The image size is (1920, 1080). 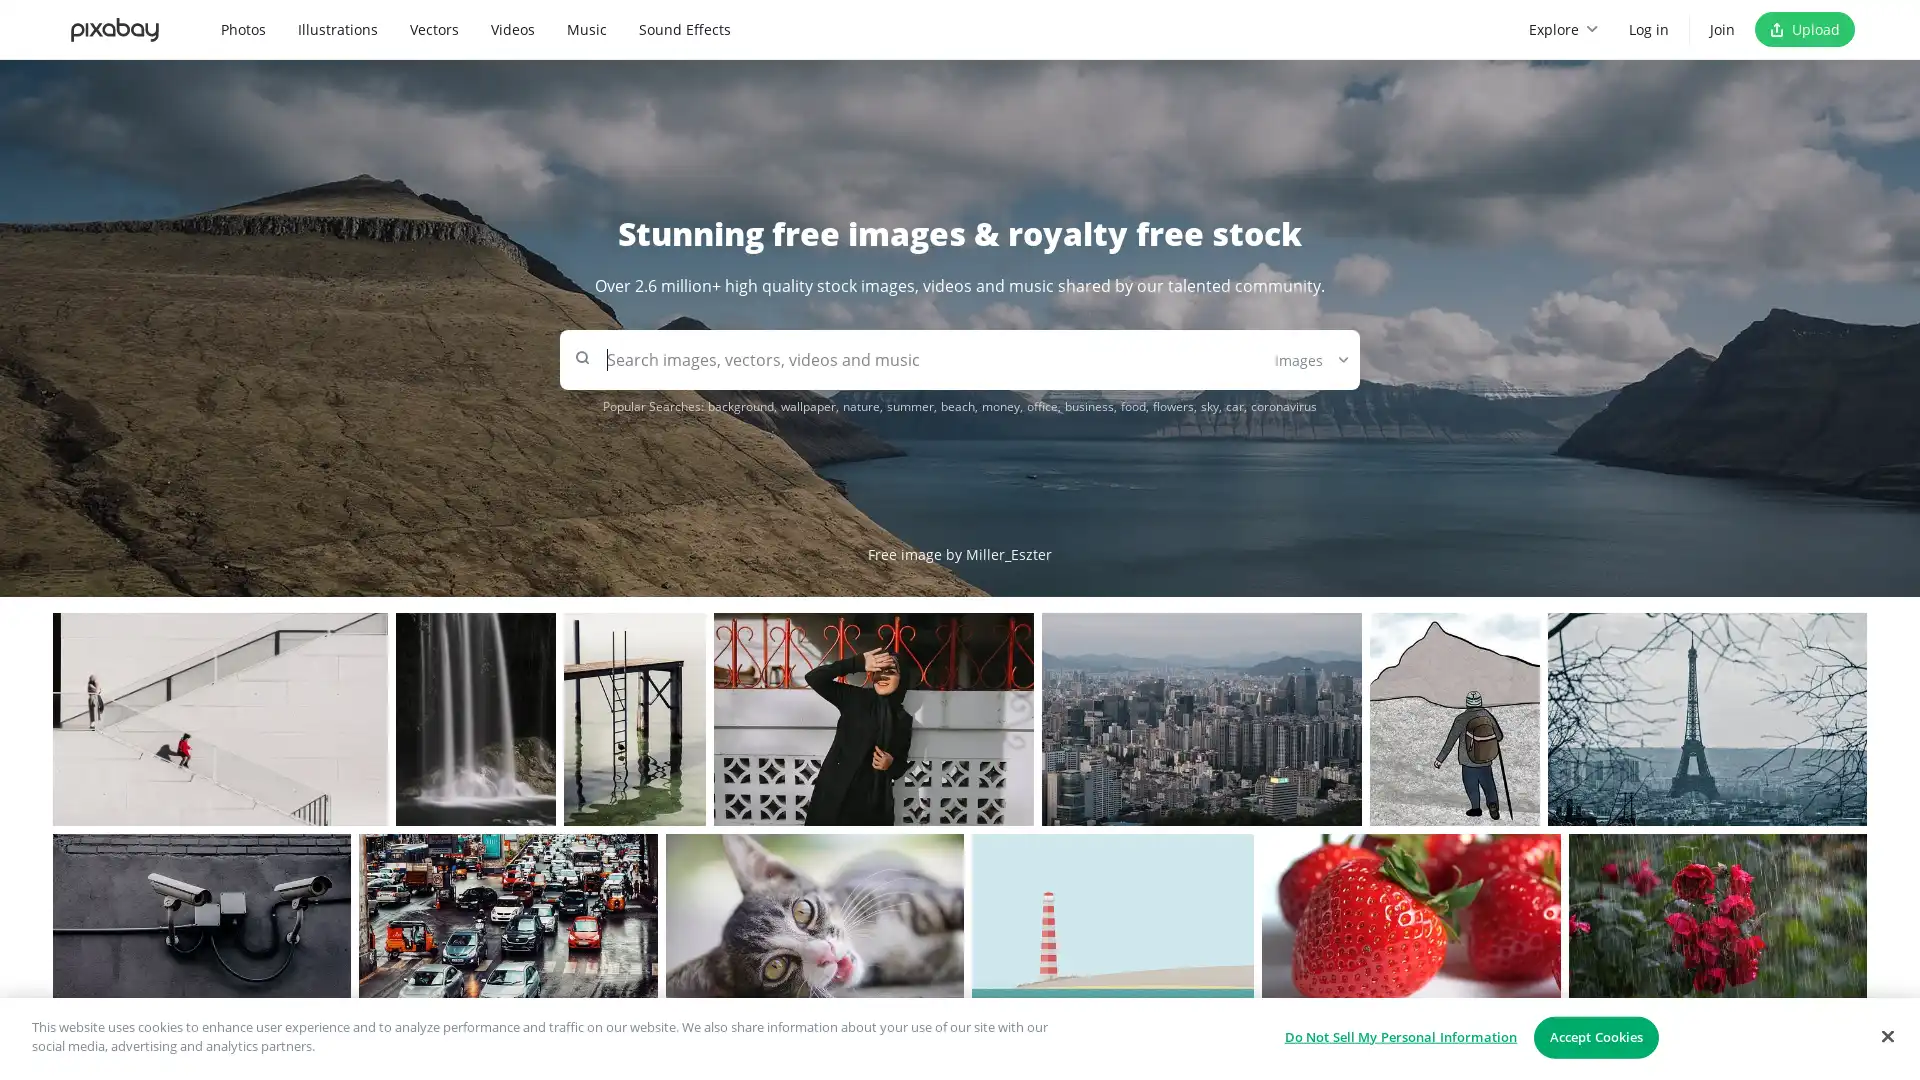 I want to click on Images, so click(x=1311, y=358).